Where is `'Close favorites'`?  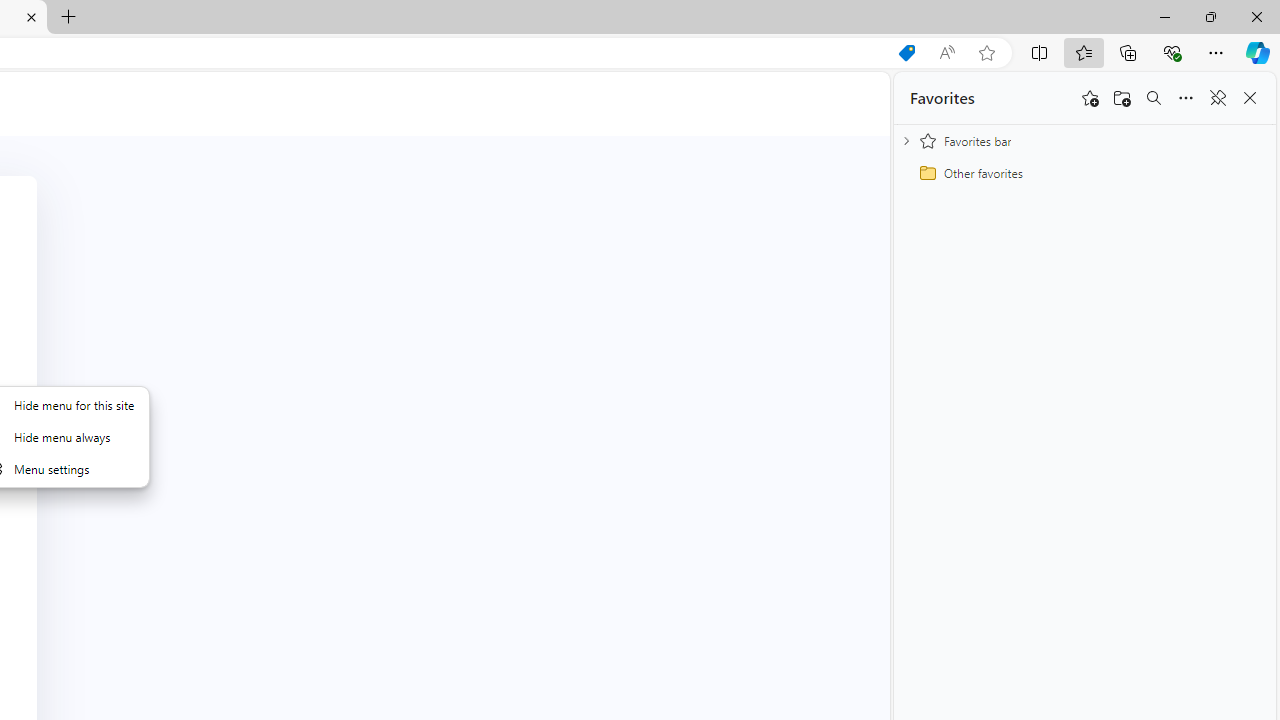
'Close favorites' is located at coordinates (1249, 98).